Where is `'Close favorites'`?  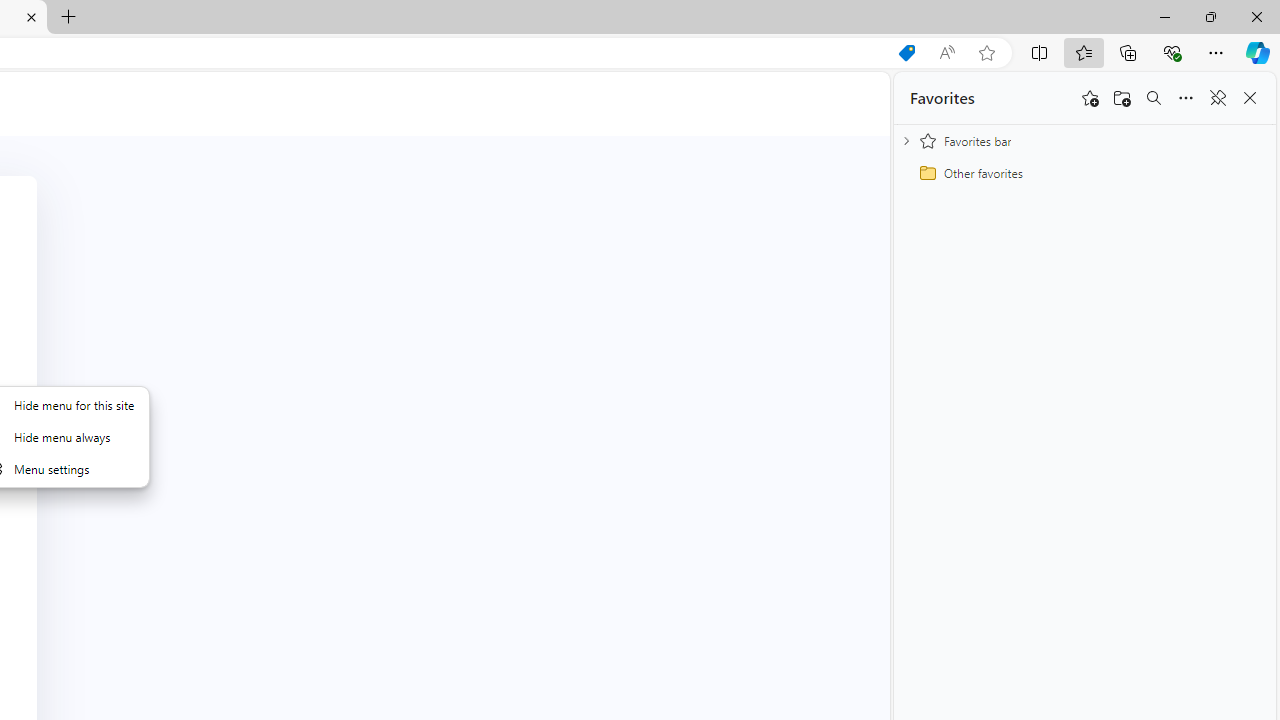
'Close favorites' is located at coordinates (1249, 98).